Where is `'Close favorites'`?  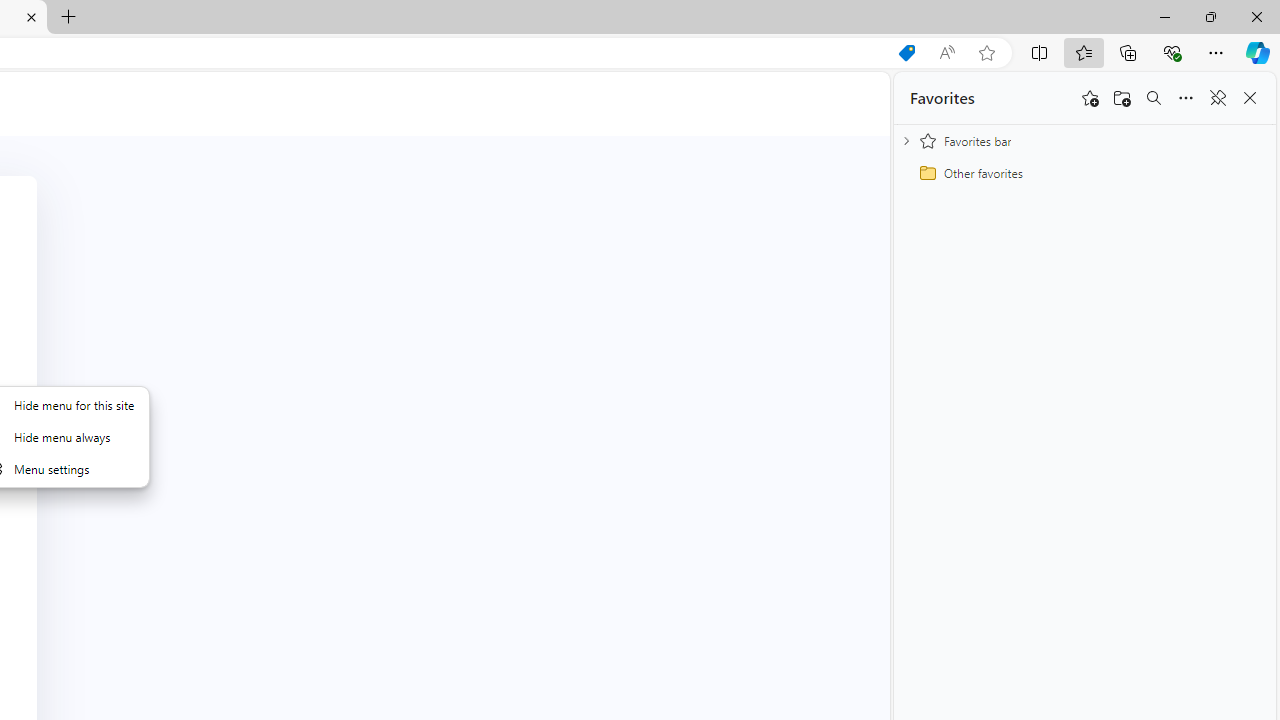
'Close favorites' is located at coordinates (1249, 98).